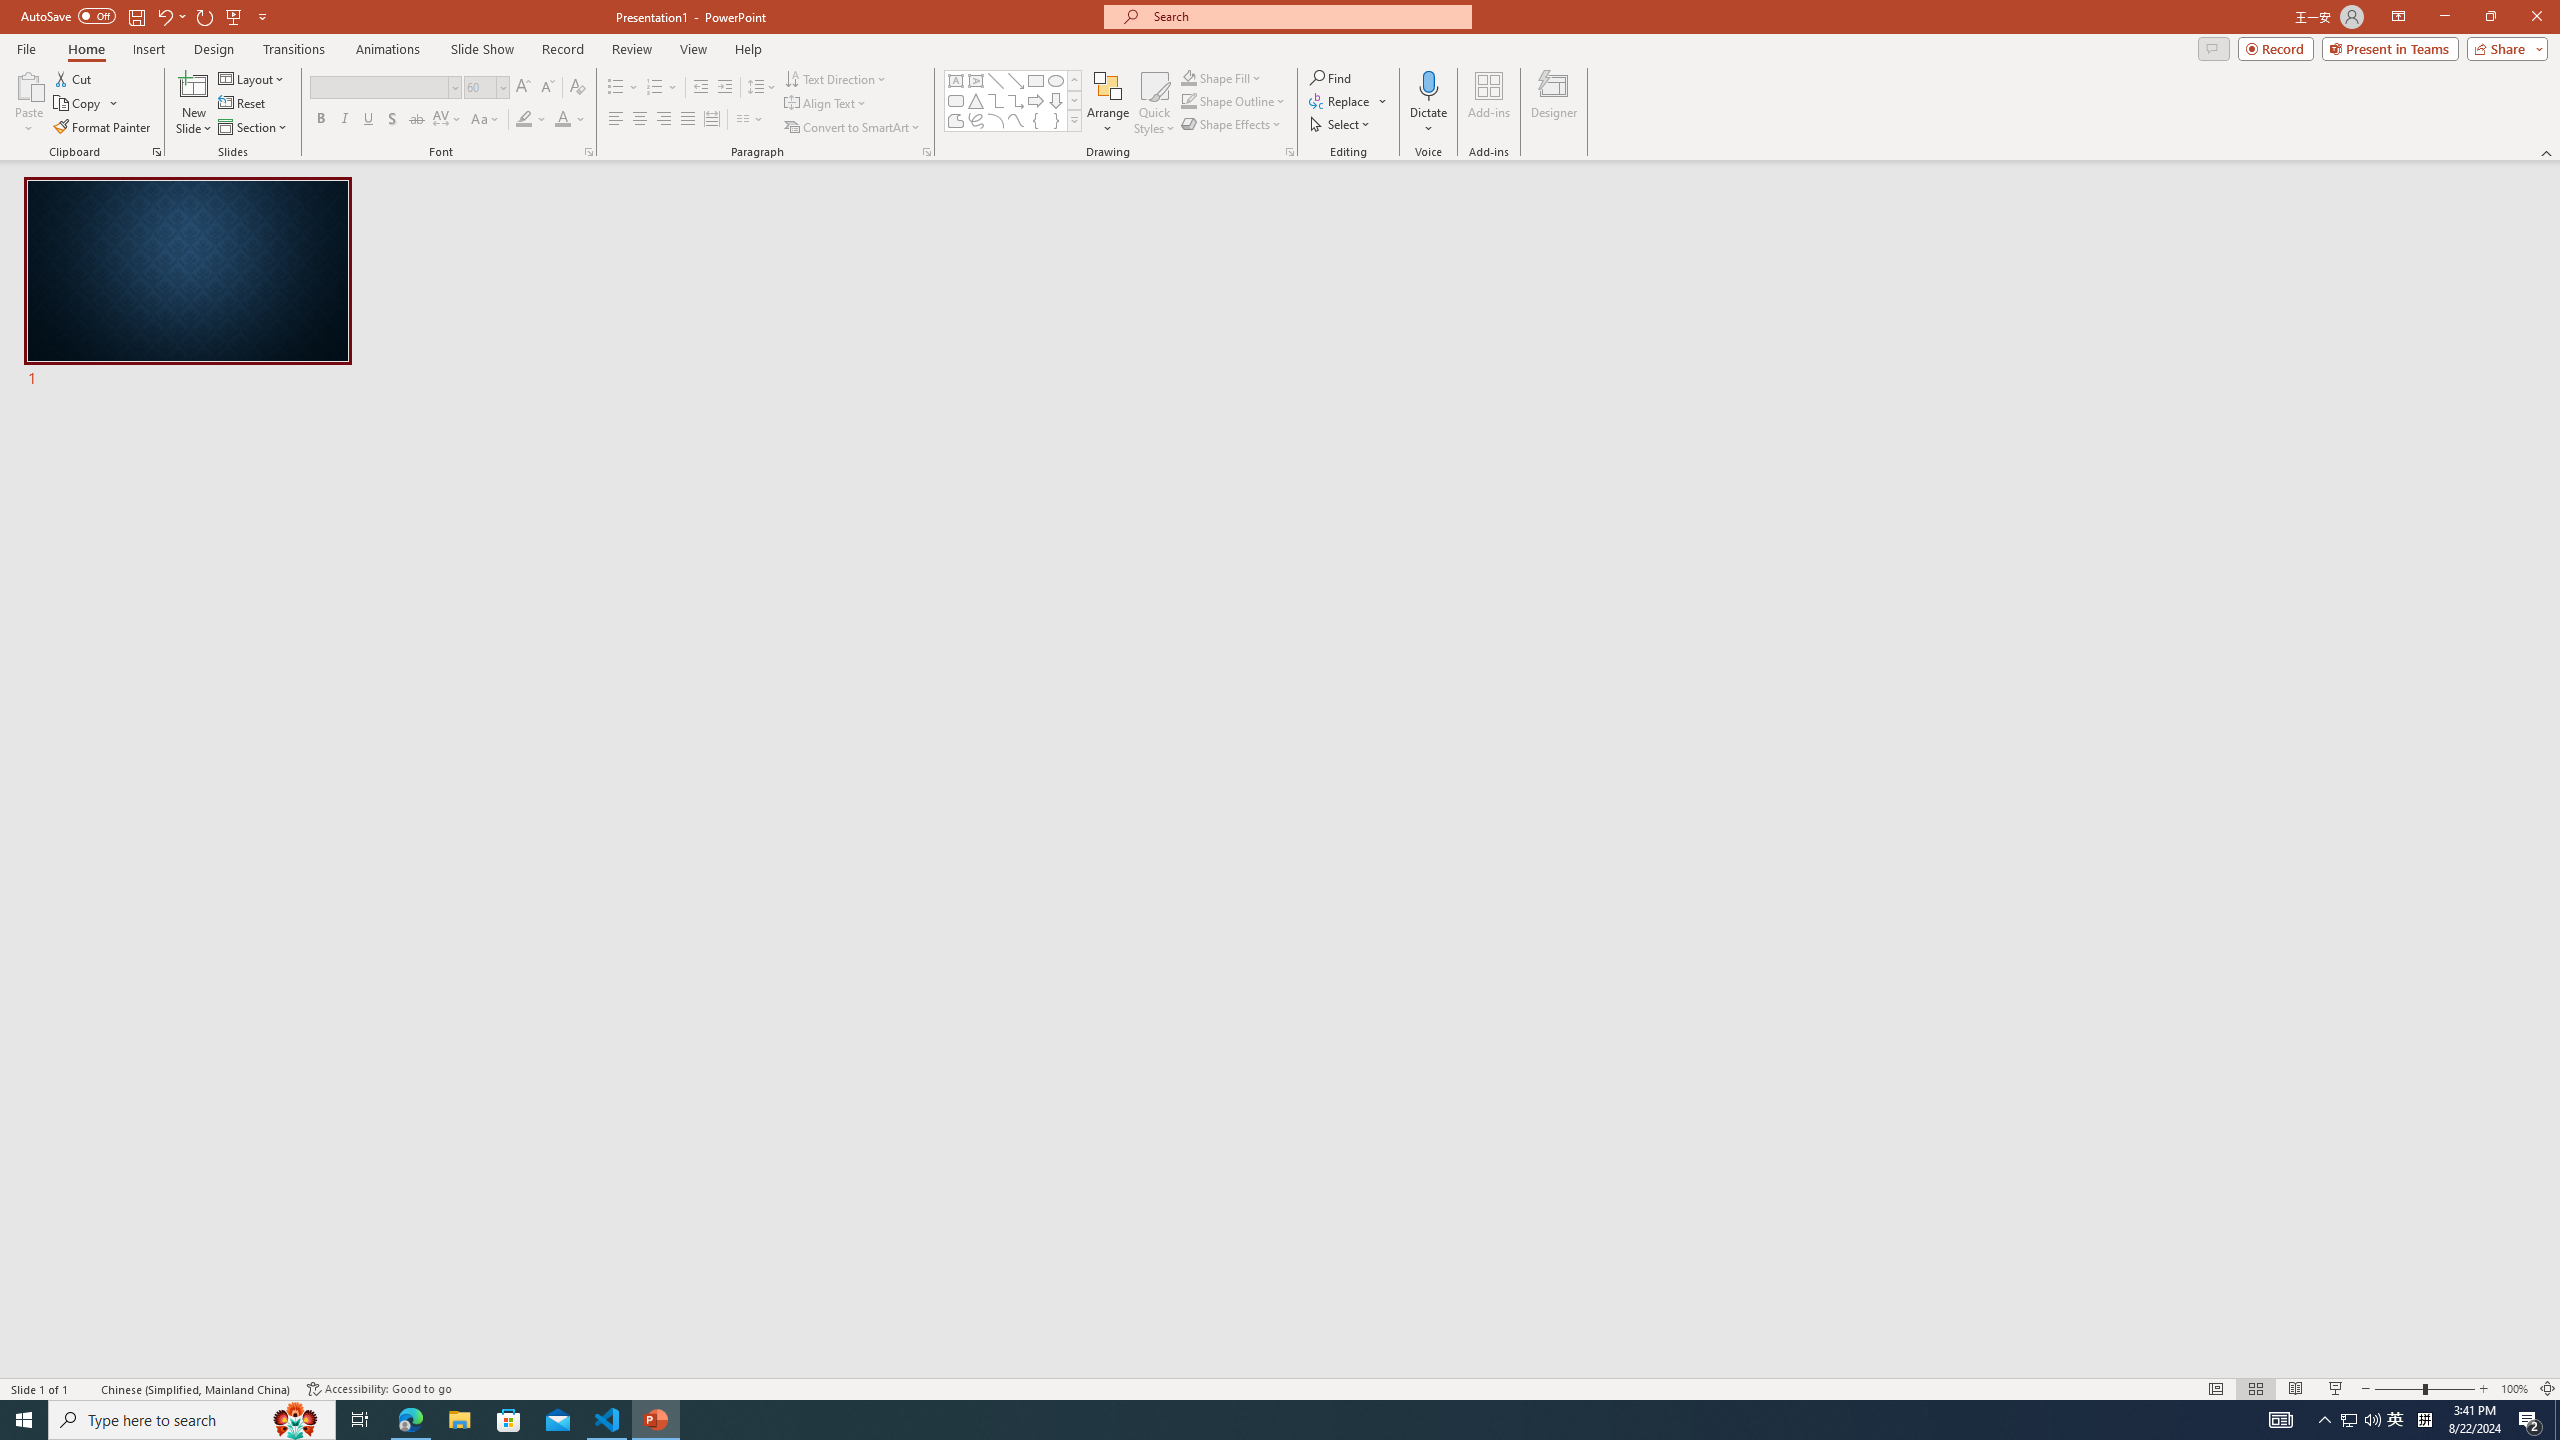 Image resolution: width=2560 pixels, height=1440 pixels. Describe the element at coordinates (1427, 120) in the screenshot. I see `'More Options'` at that location.